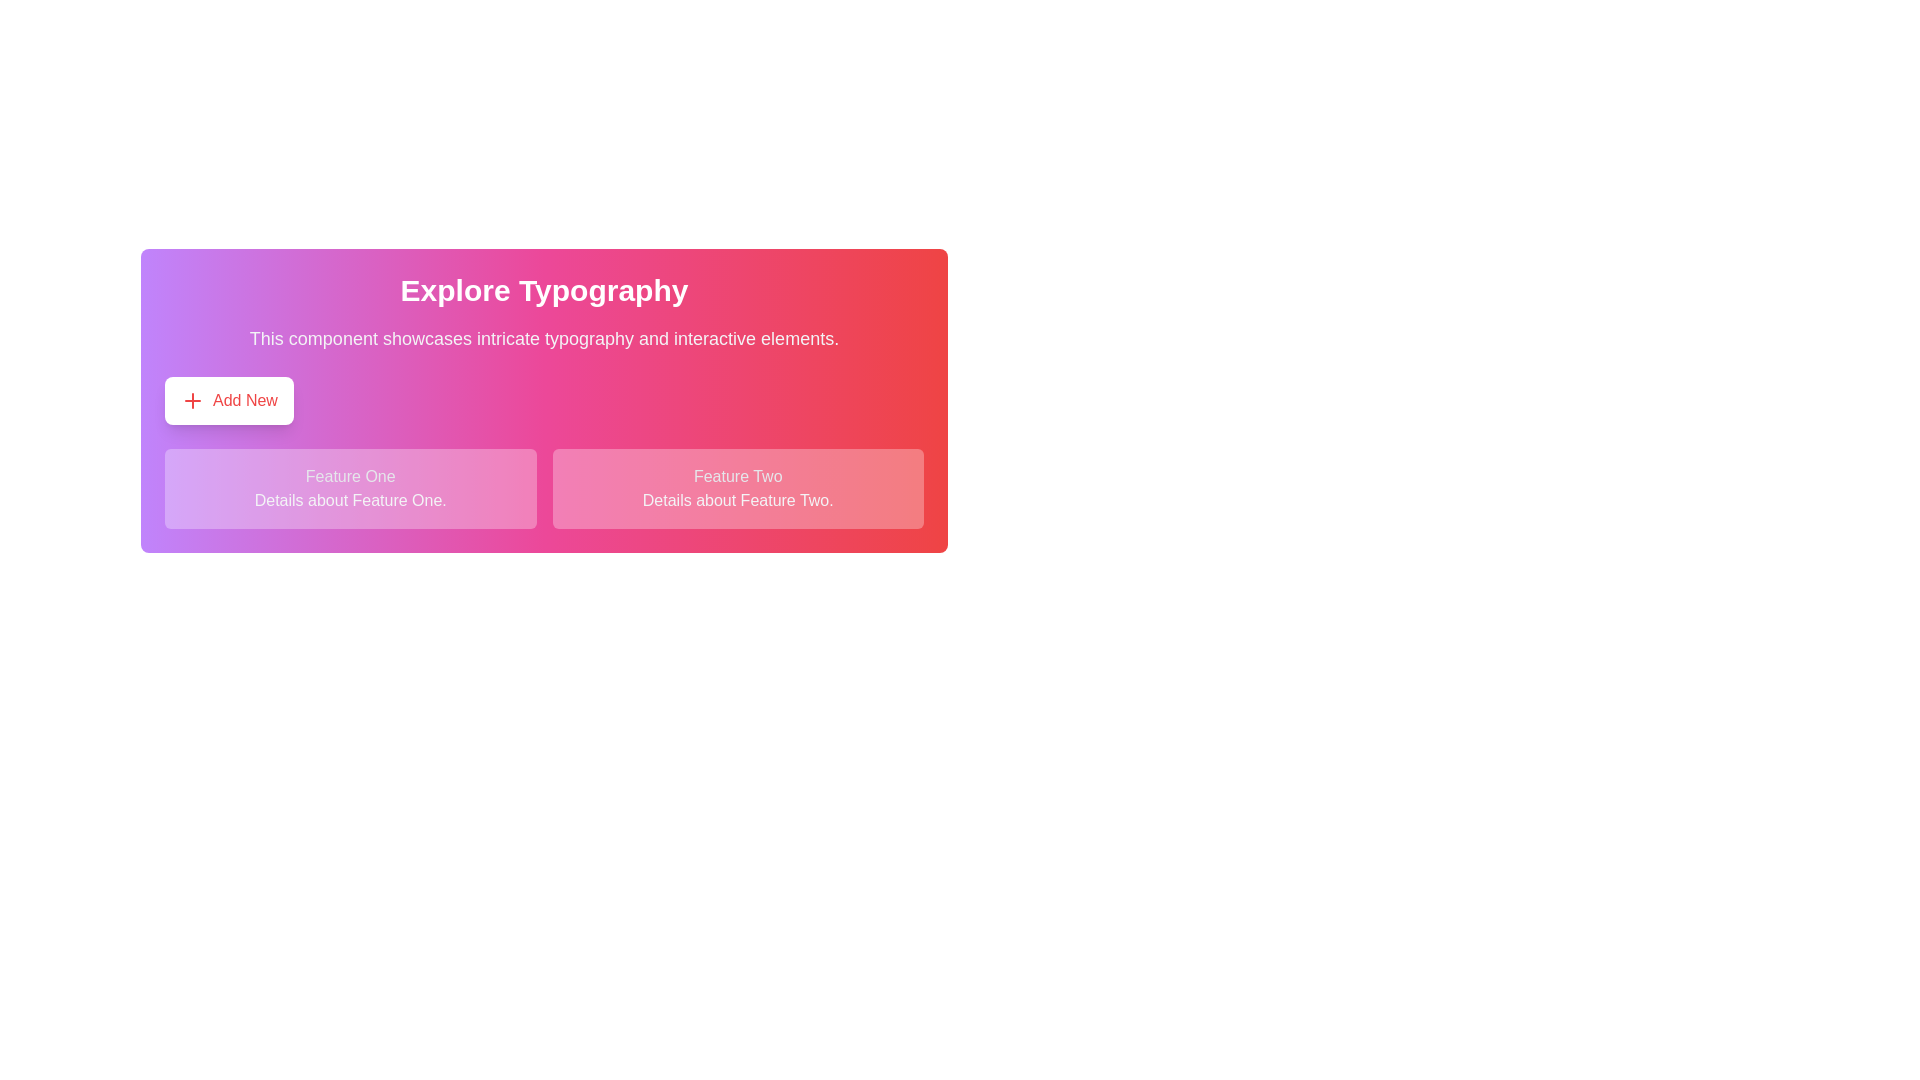 The width and height of the screenshot is (1920, 1080). I want to click on the 'Add New' text label, which is styled in red and located within a button with a white background and rounded corners, so click(244, 401).